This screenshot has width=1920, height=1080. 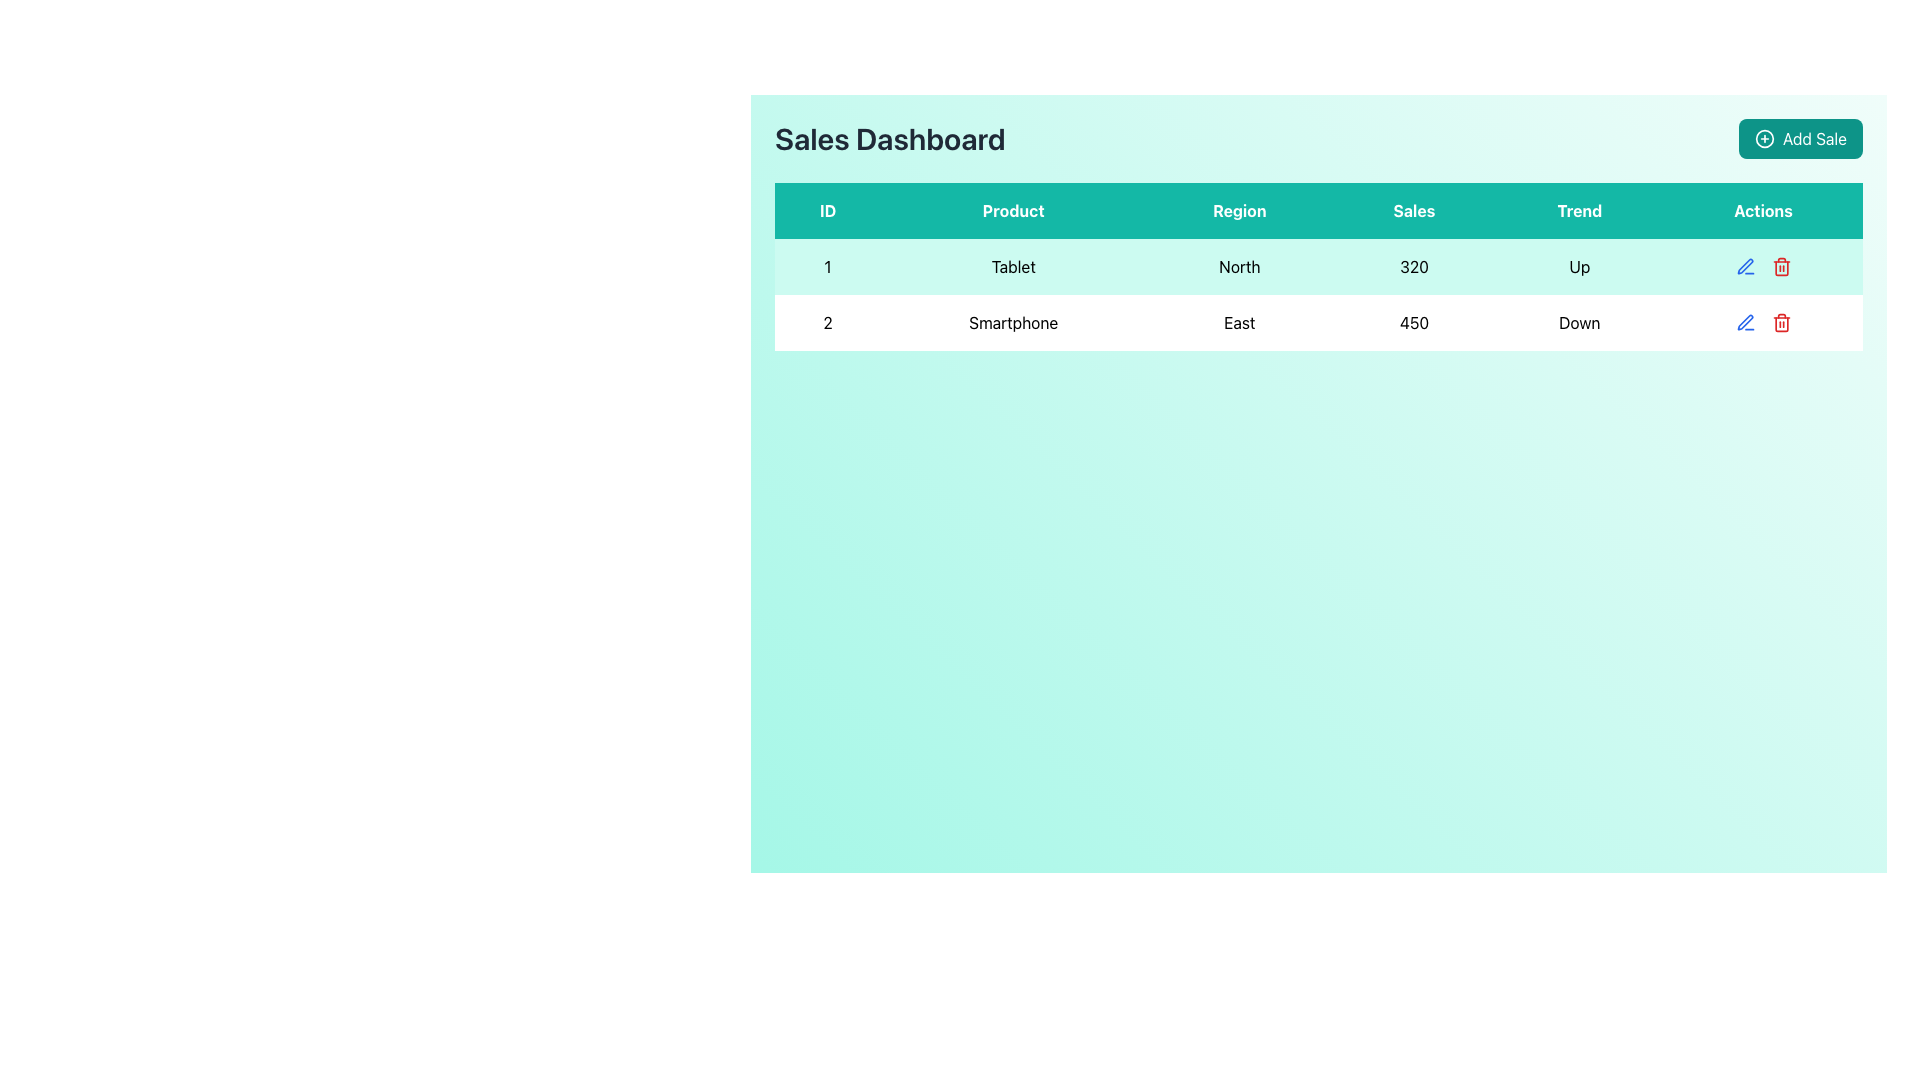 I want to click on the table cell displaying the numeral '1' from its position at the first column of the table, so click(x=828, y=265).